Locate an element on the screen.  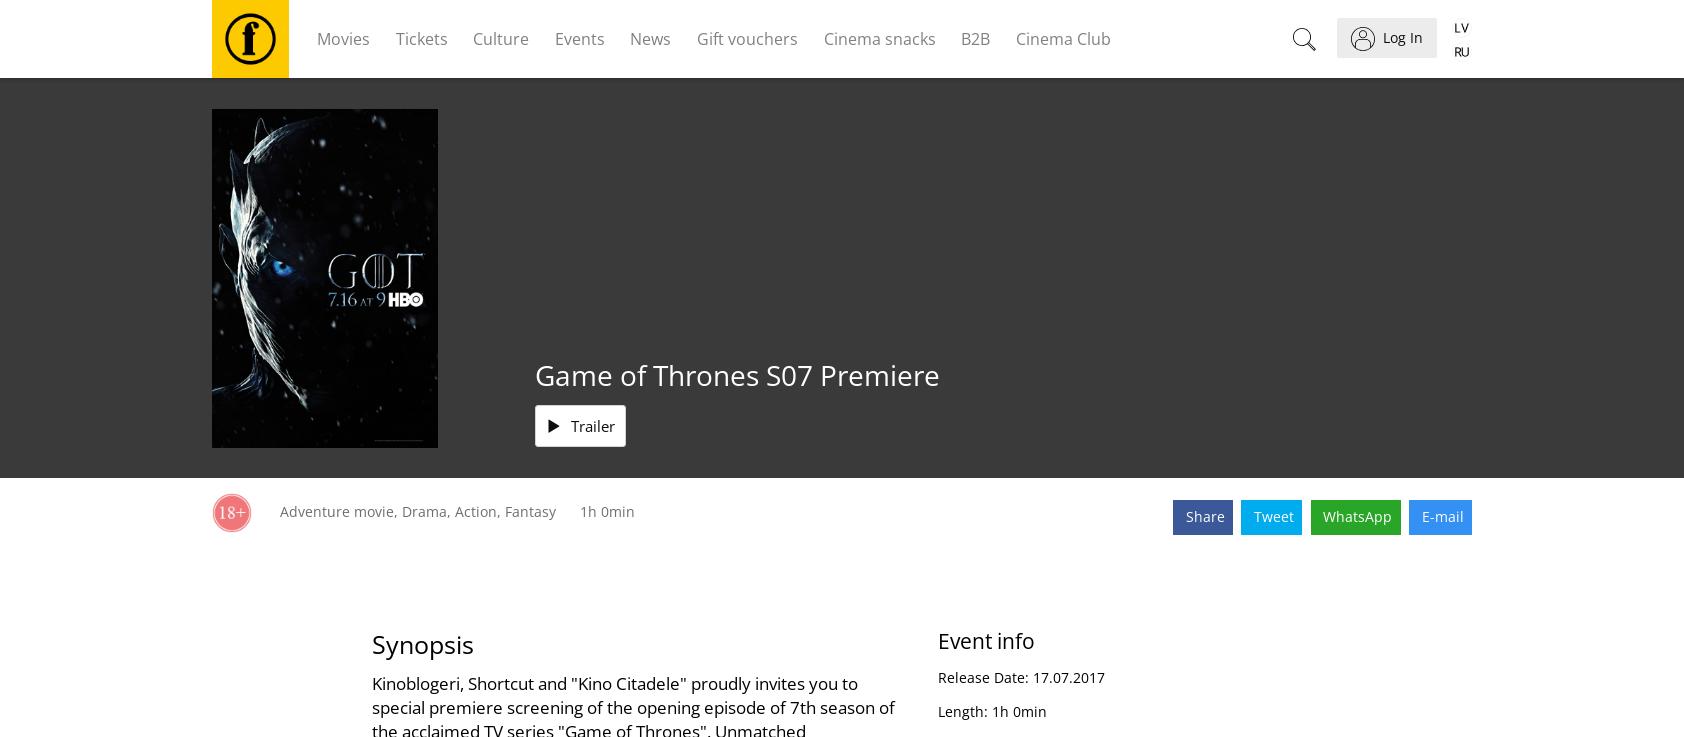
'B2B' is located at coordinates (974, 37).